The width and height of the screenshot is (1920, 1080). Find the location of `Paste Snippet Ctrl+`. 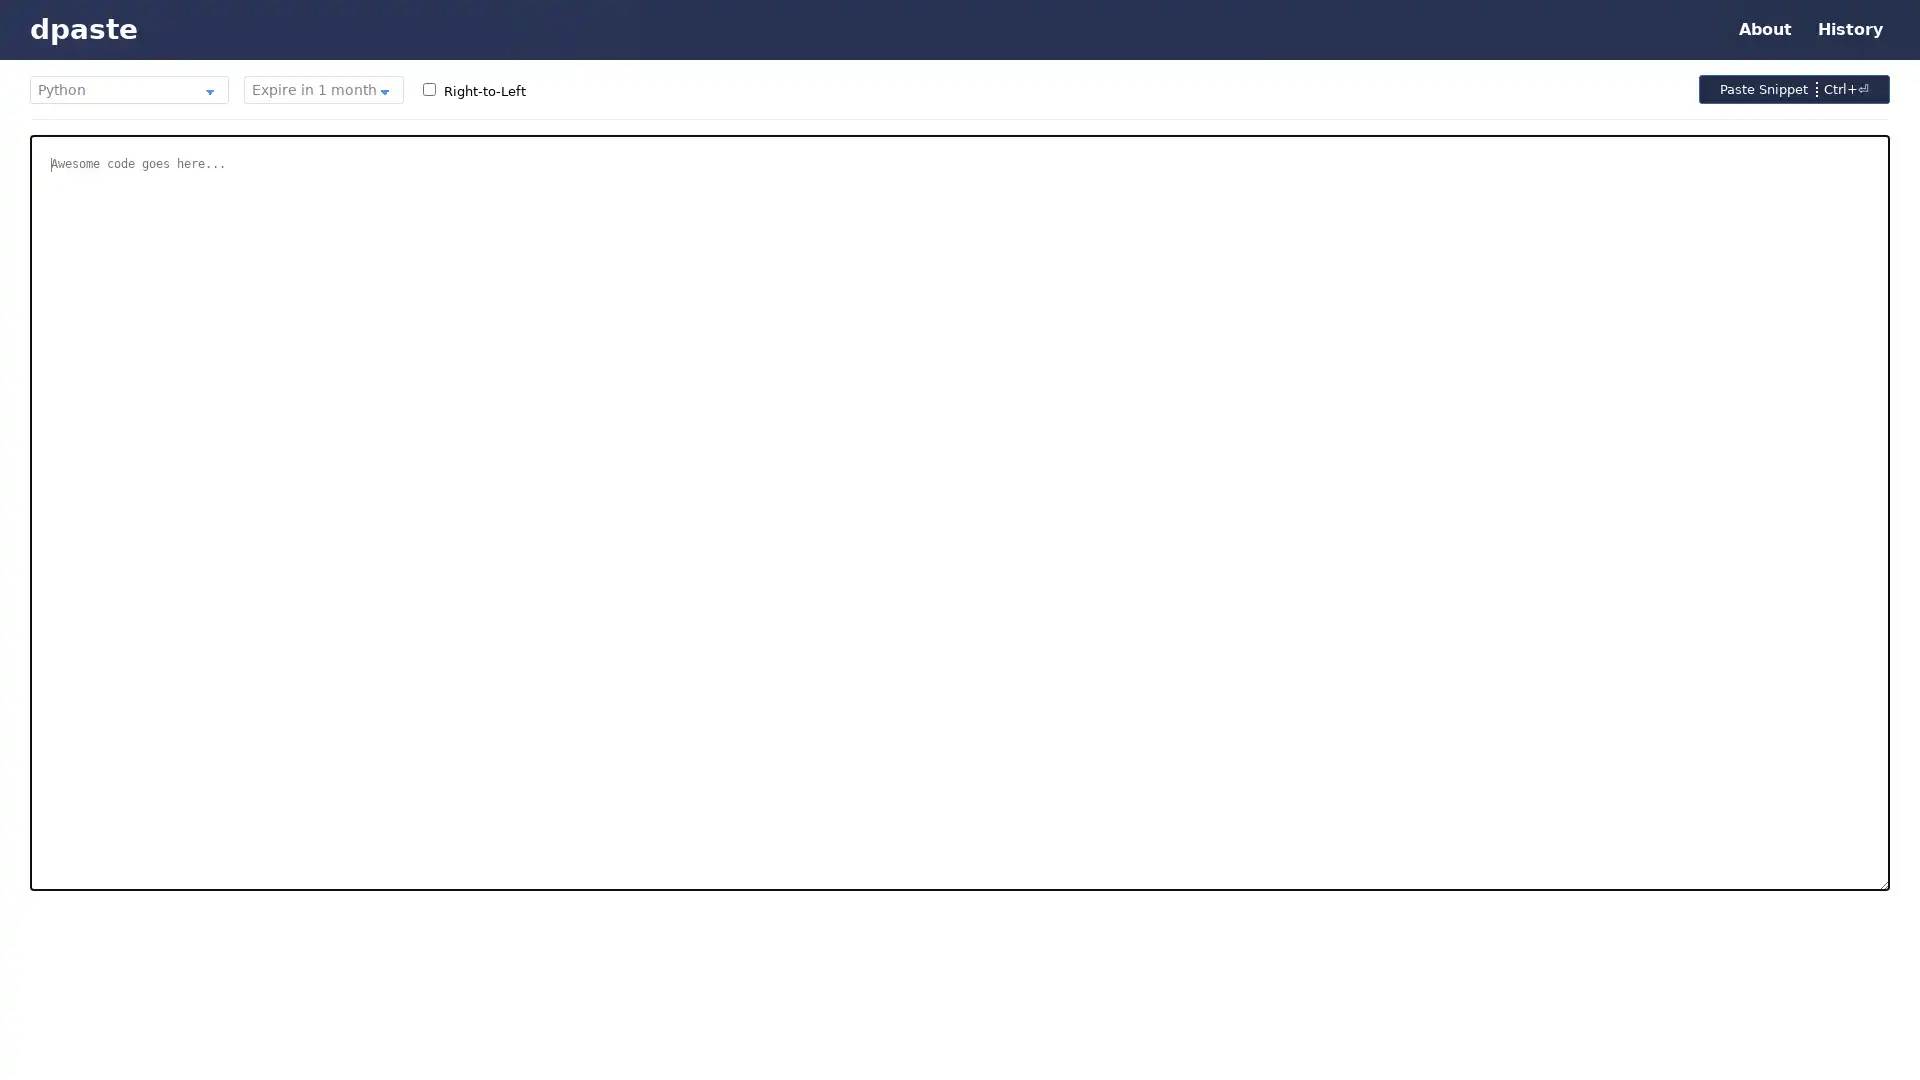

Paste Snippet Ctrl+ is located at coordinates (1794, 88).